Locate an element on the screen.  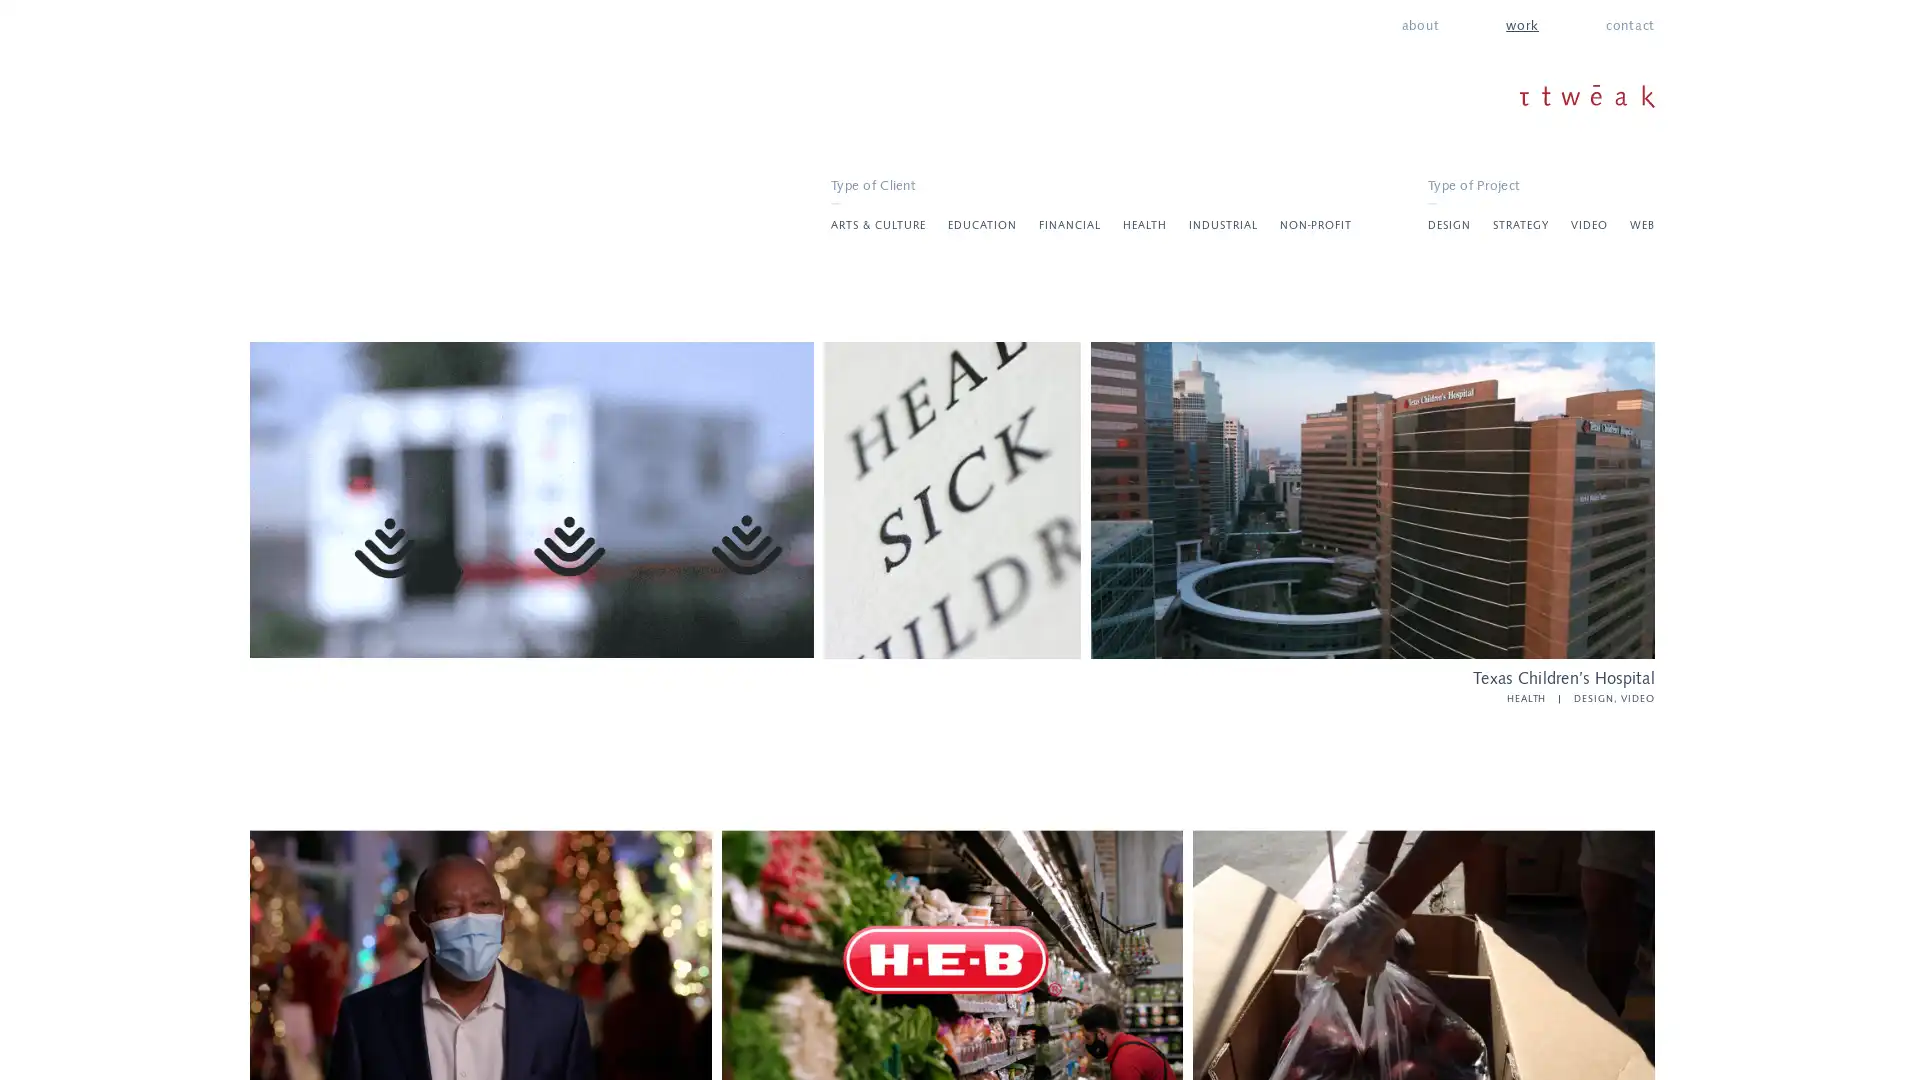
EDUCATION is located at coordinates (982, 225).